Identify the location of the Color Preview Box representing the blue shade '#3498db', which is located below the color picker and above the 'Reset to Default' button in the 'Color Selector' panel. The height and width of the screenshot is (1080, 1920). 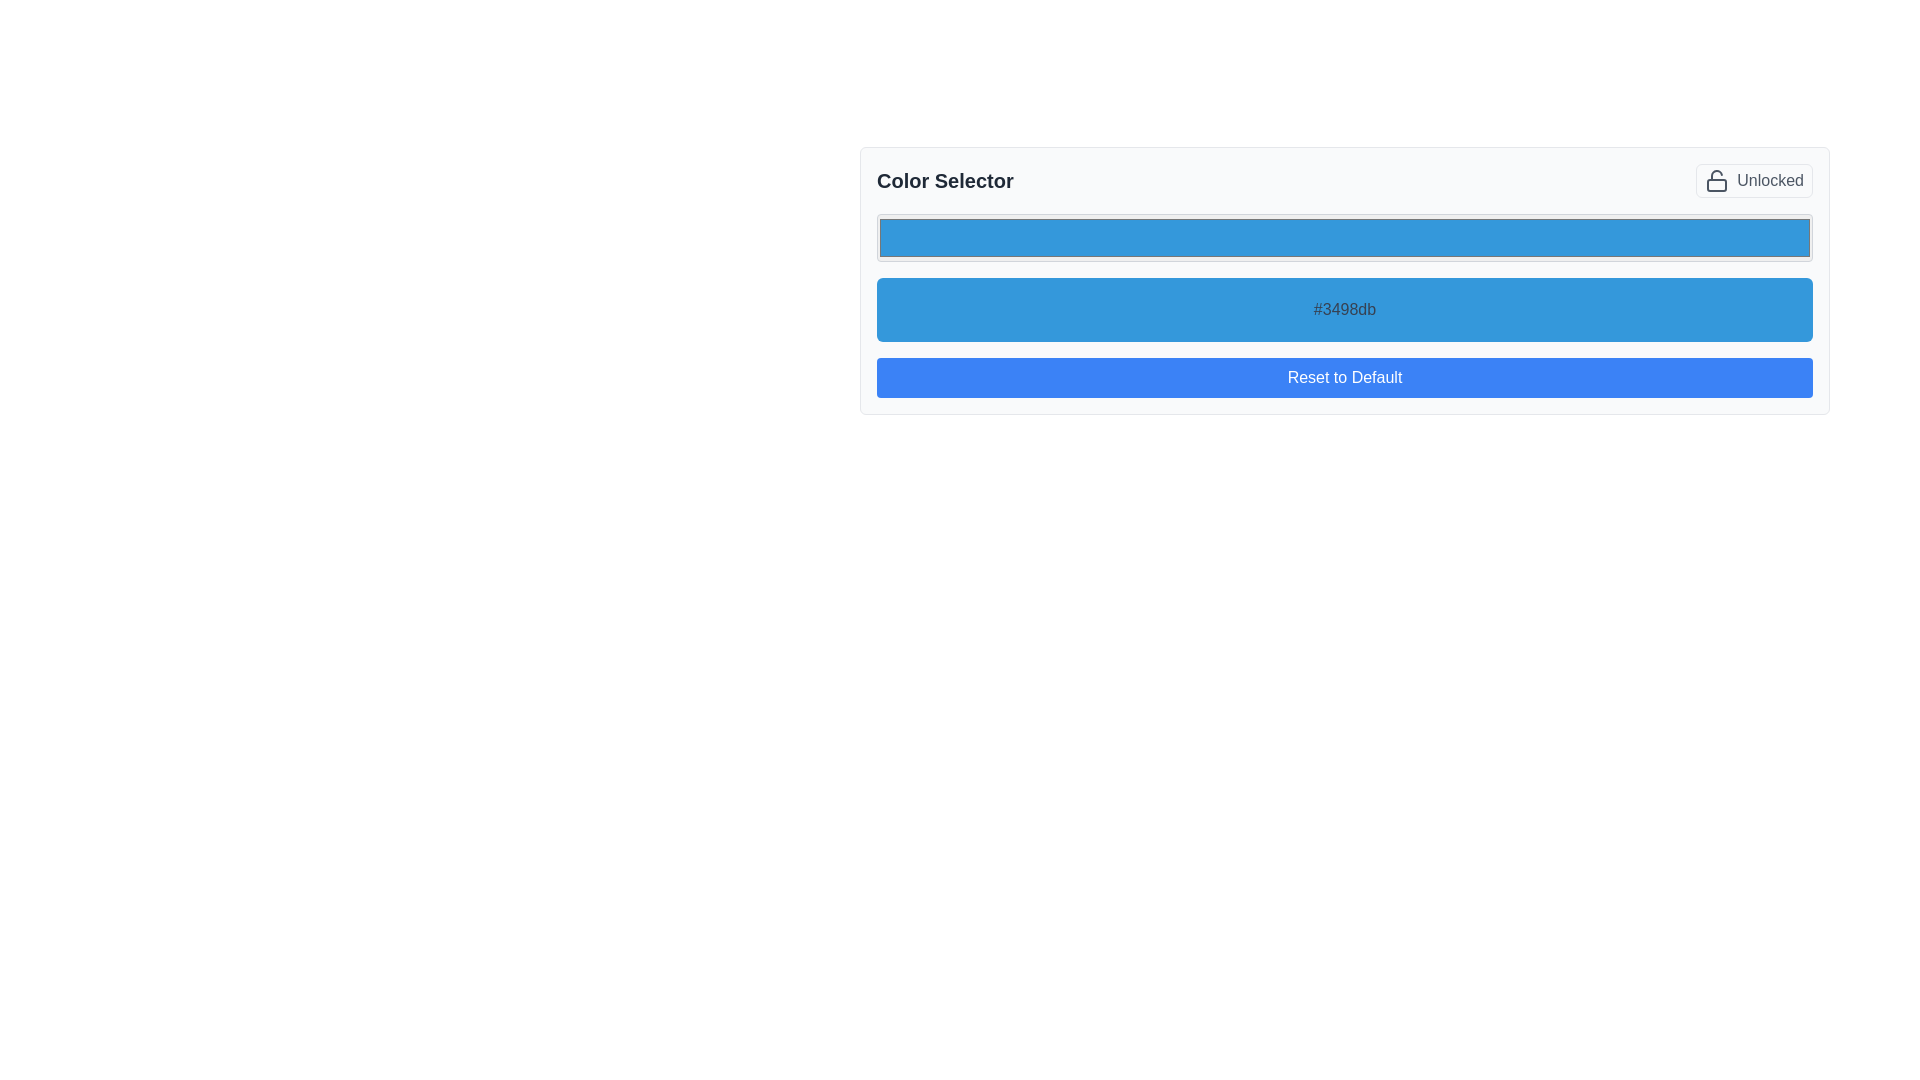
(1344, 309).